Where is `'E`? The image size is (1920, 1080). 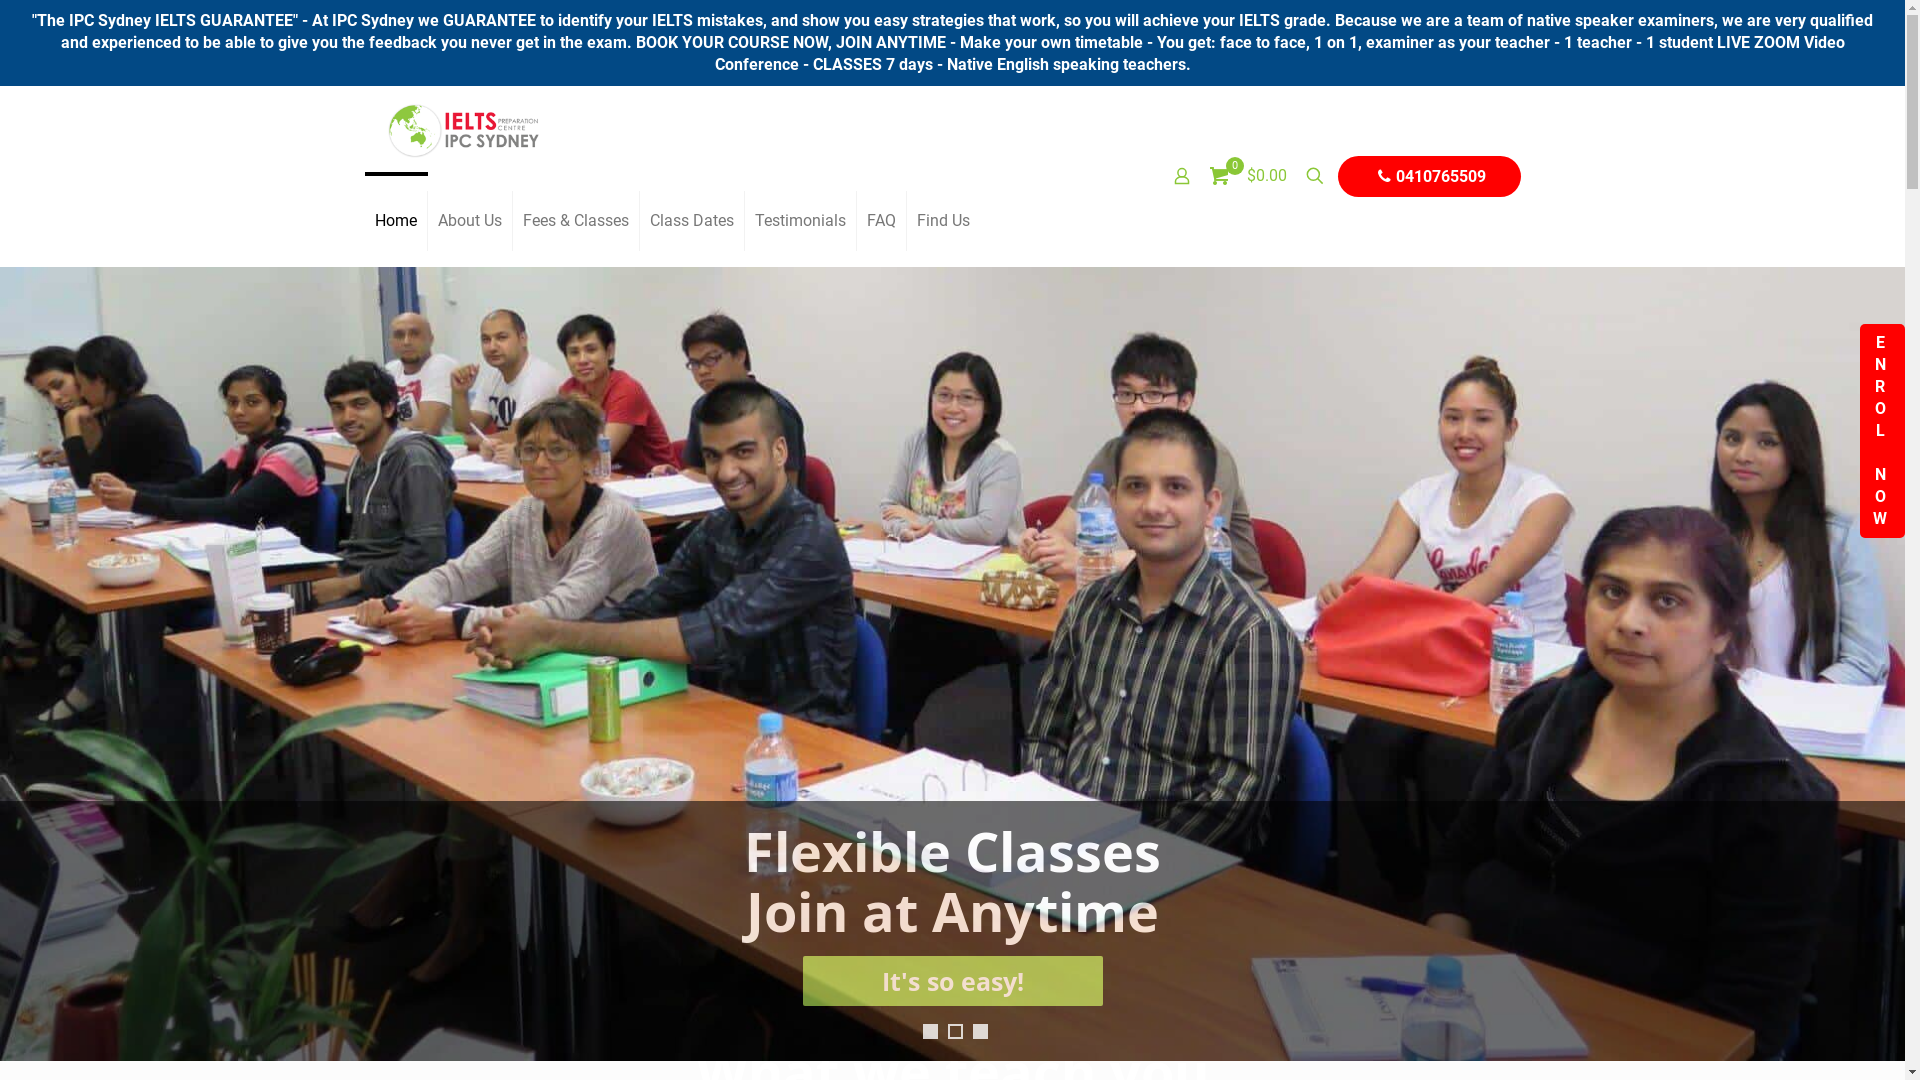
'E is located at coordinates (1859, 430).